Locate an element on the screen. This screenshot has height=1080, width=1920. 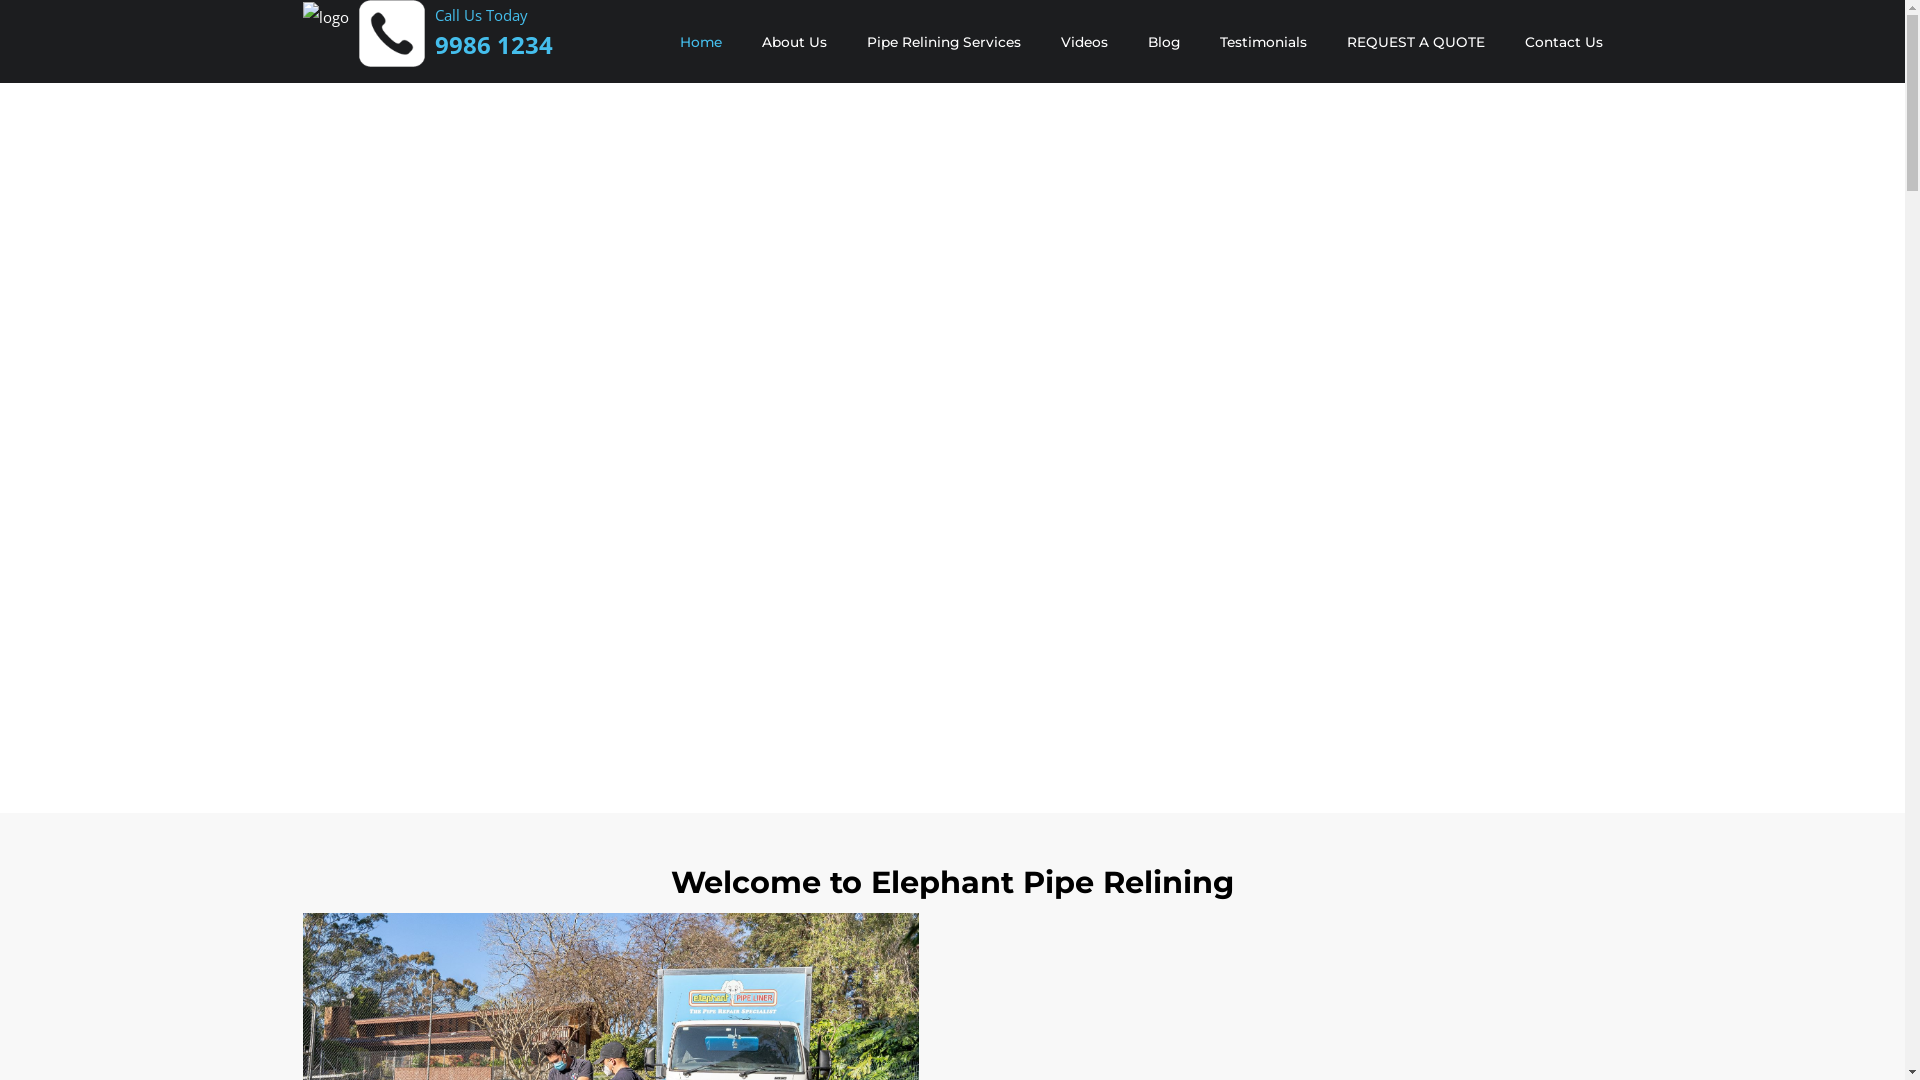
'Home' is located at coordinates (700, 42).